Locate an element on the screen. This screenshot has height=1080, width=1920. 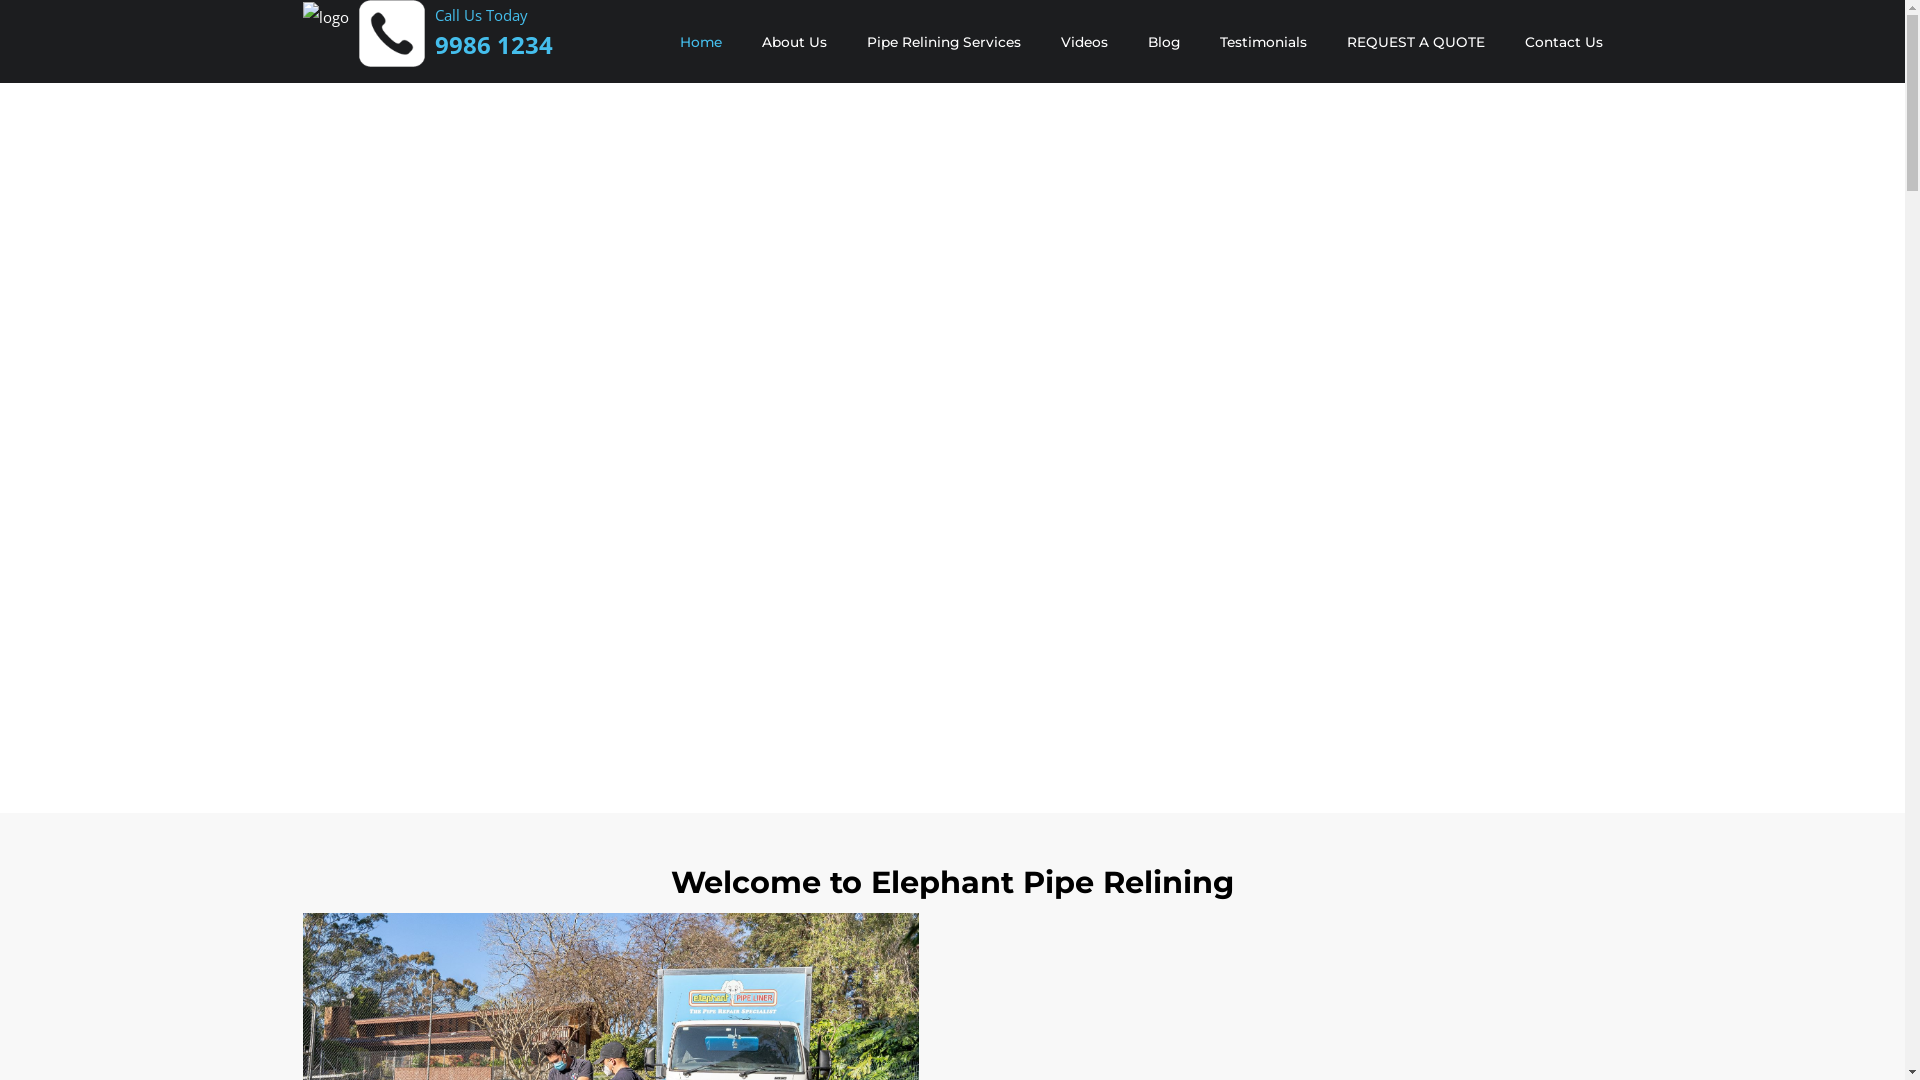
'Home' is located at coordinates (700, 42).